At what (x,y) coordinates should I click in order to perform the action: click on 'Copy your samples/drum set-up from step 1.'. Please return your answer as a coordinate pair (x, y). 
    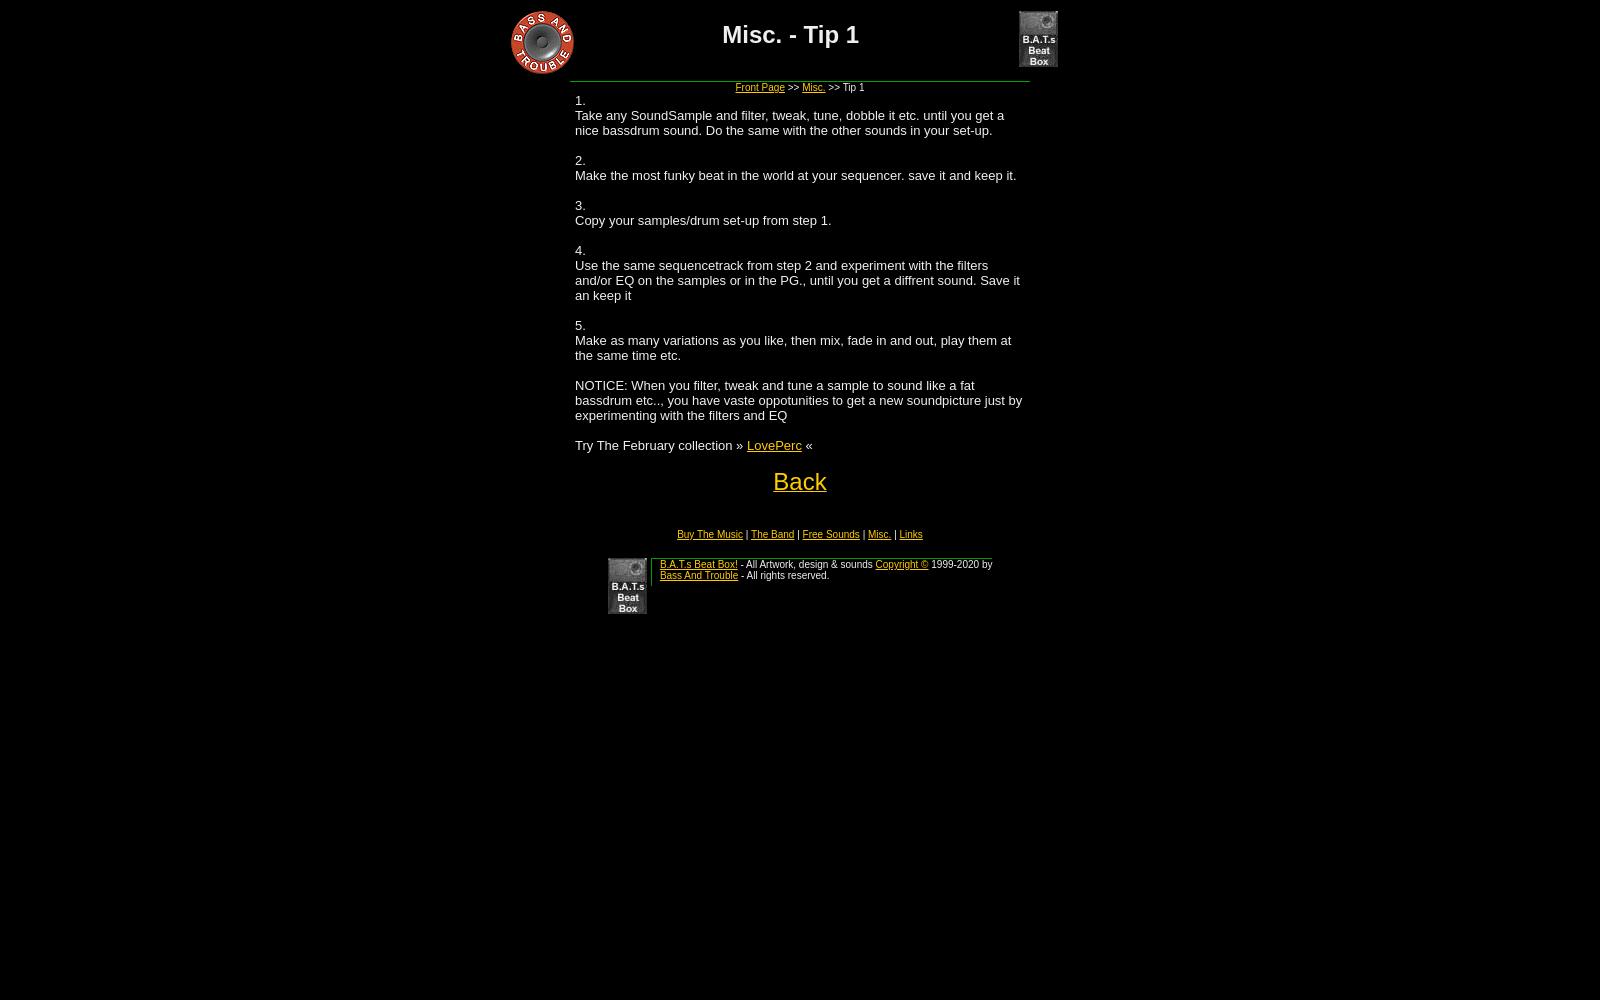
    Looking at the image, I should click on (703, 219).